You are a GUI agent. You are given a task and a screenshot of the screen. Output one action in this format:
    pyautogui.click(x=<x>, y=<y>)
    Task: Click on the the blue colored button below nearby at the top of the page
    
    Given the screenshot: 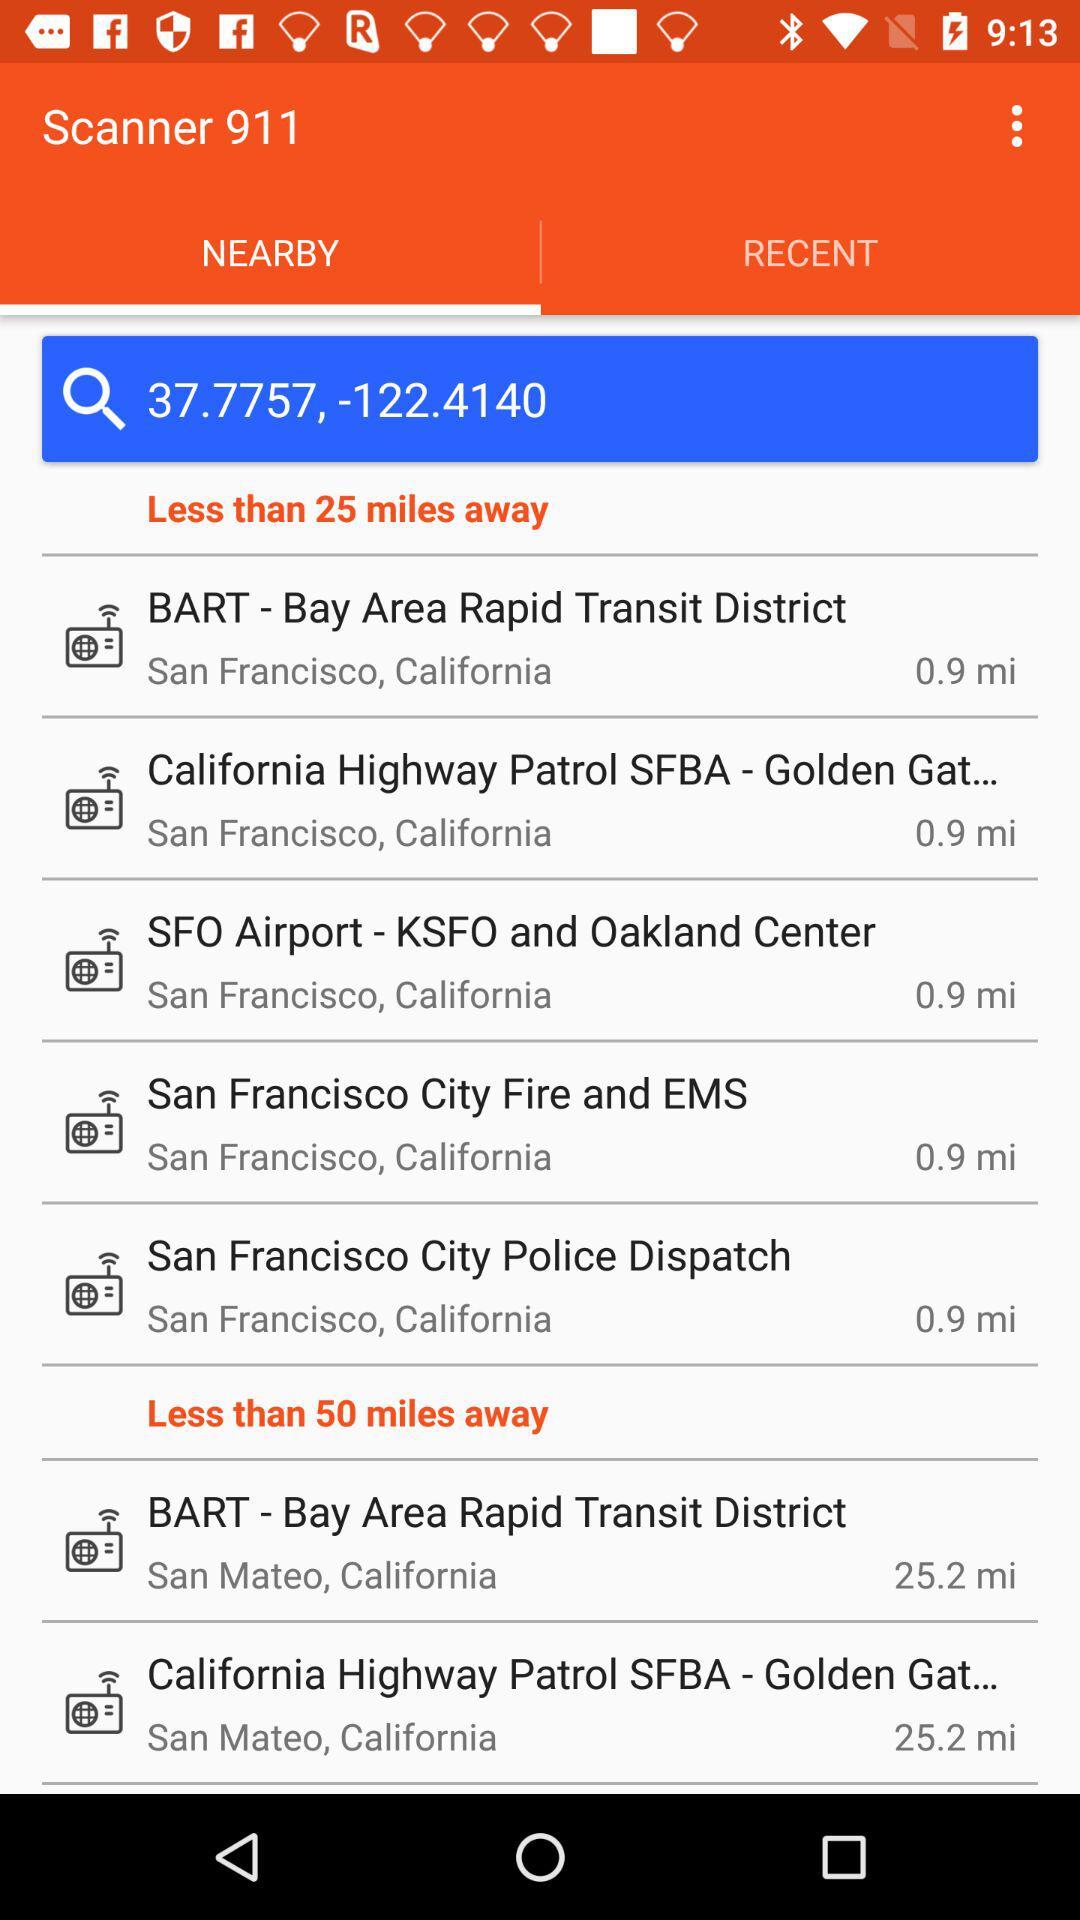 What is the action you would take?
    pyautogui.click(x=540, y=398)
    